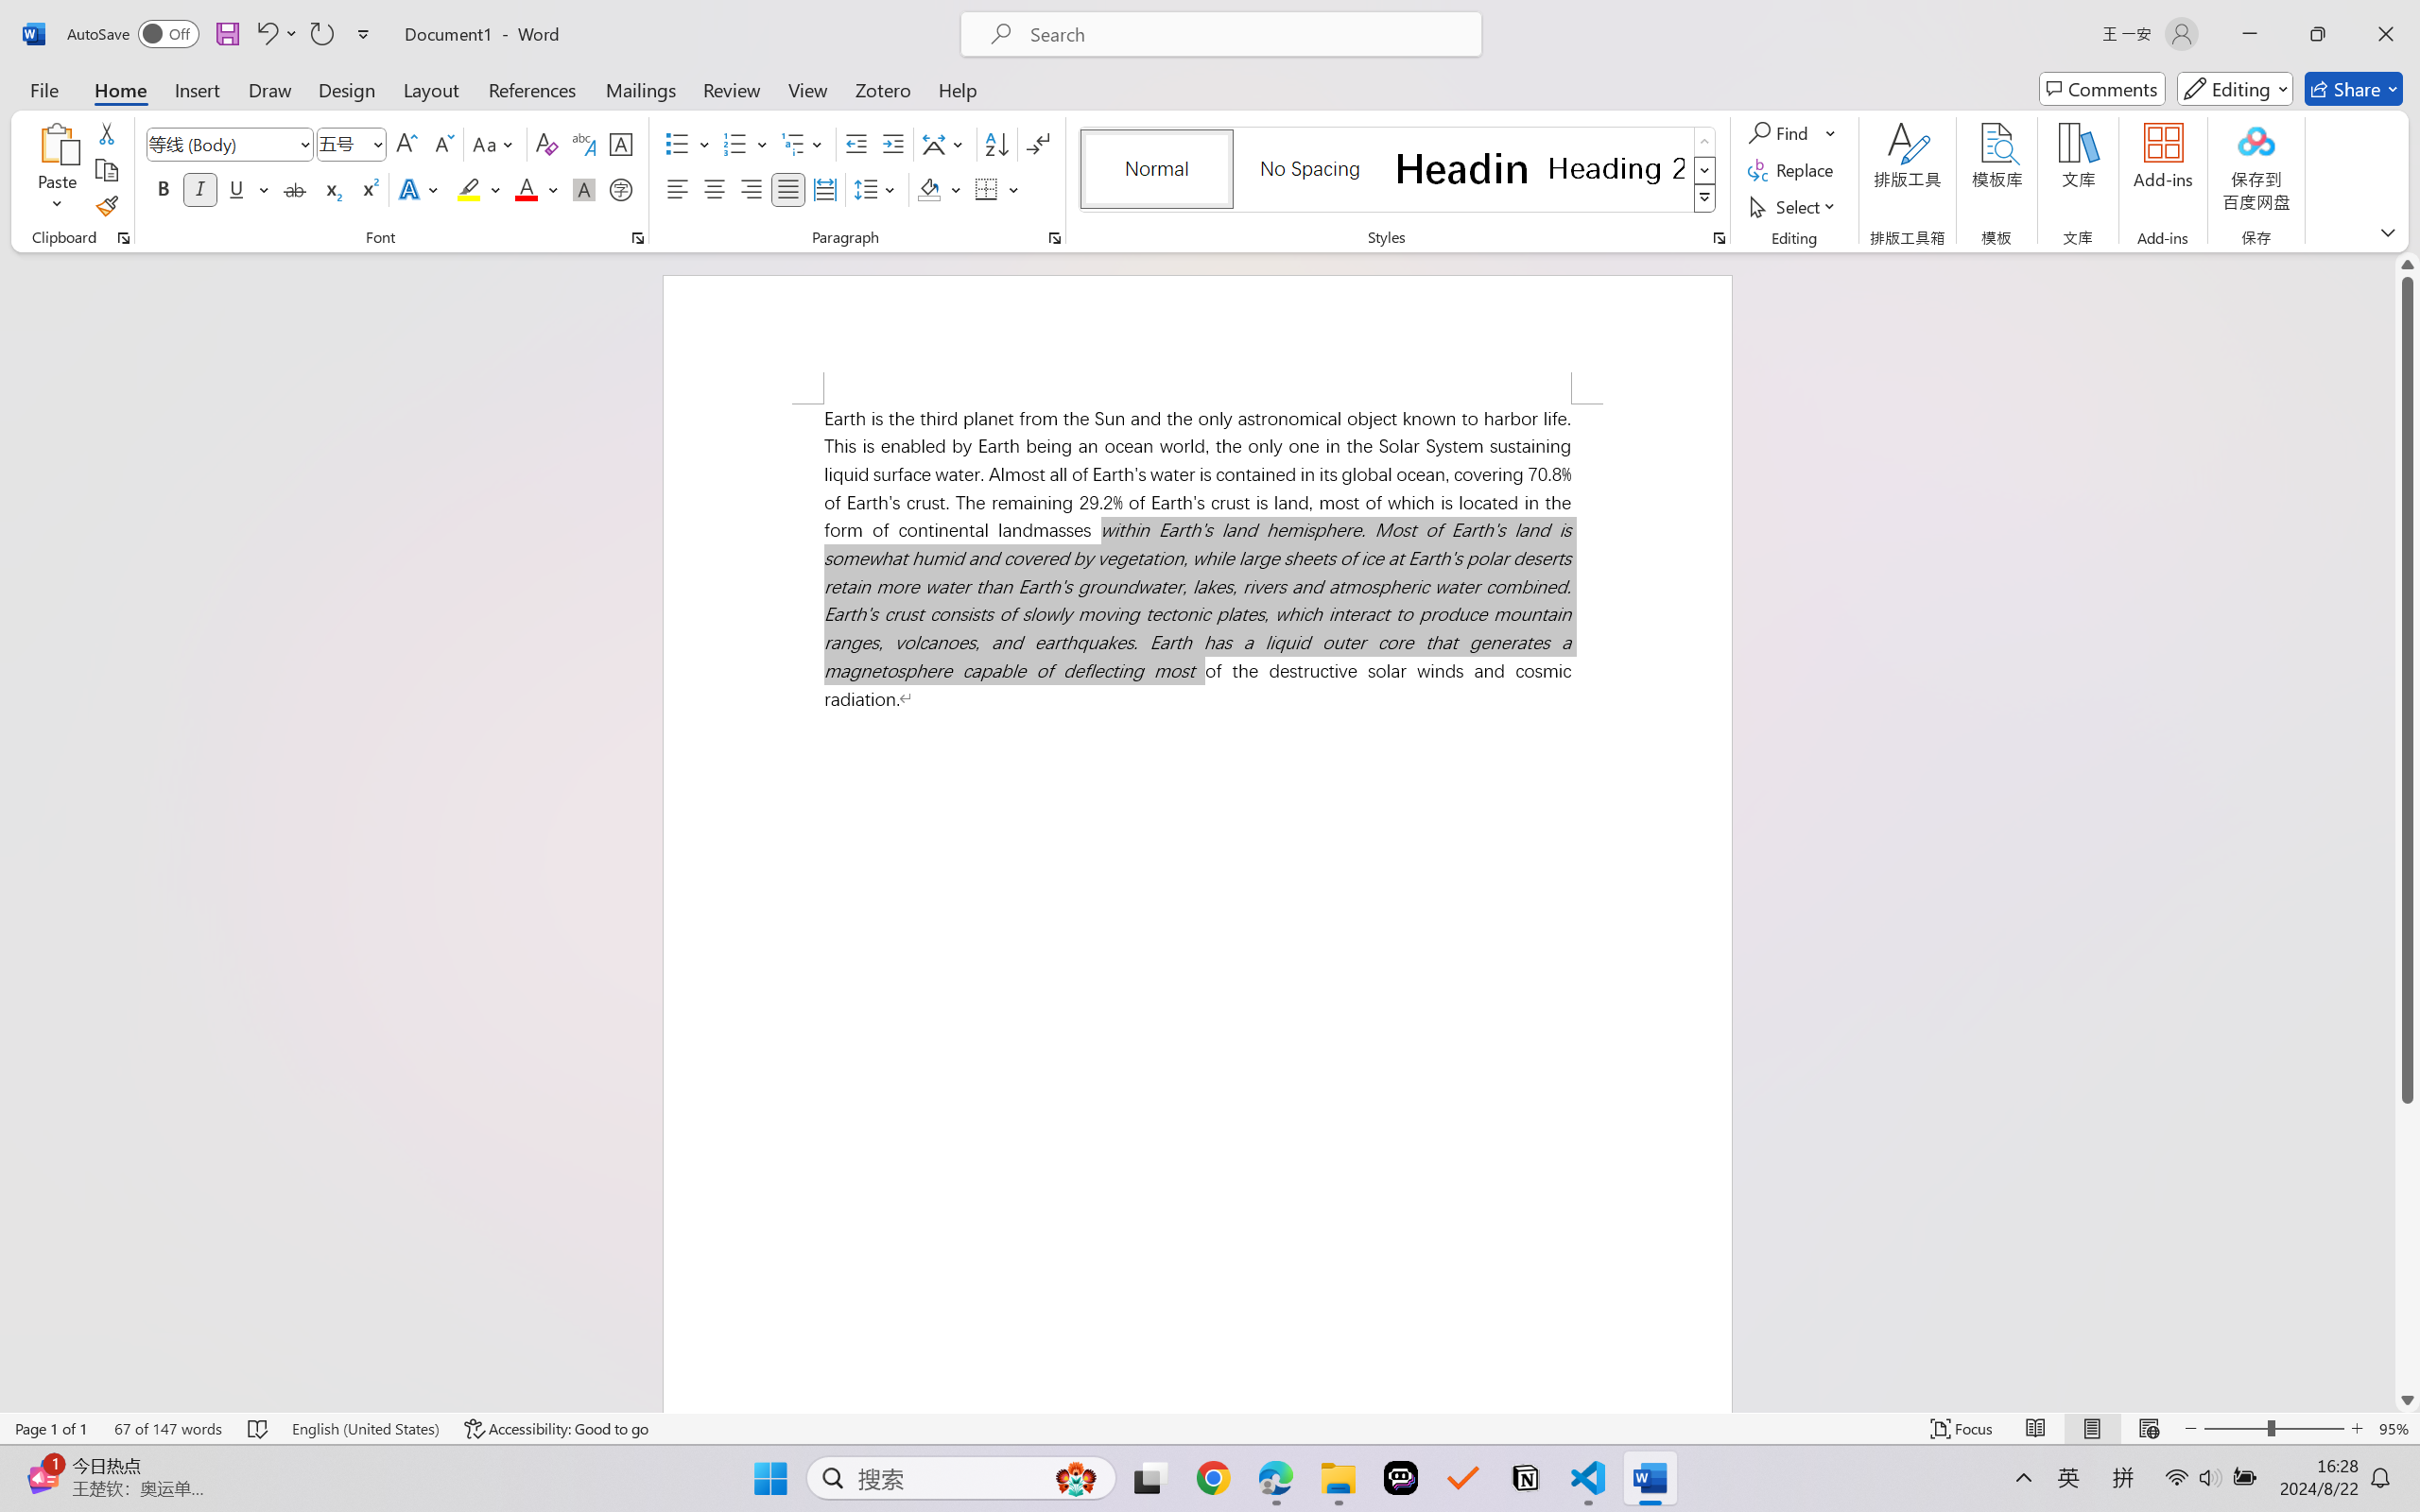  I want to click on 'Zoom 95%', so click(2394, 1428).